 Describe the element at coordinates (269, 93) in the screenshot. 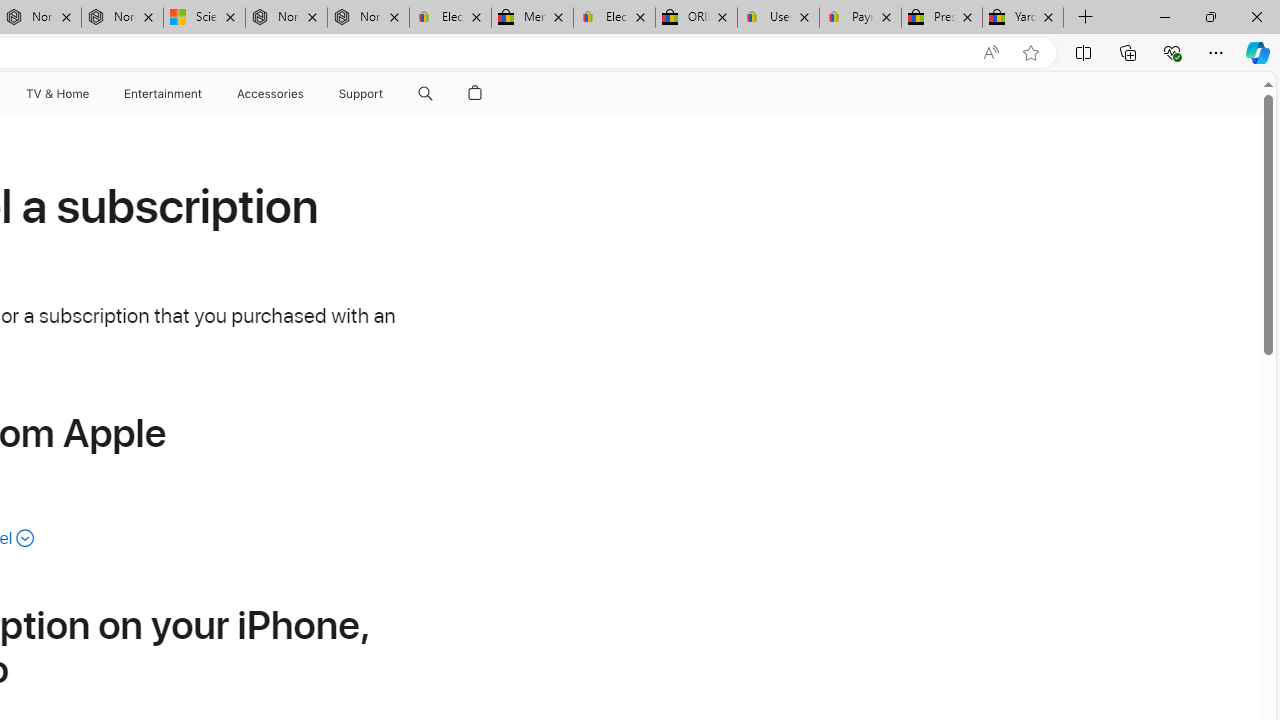

I see `'Accessories'` at that location.